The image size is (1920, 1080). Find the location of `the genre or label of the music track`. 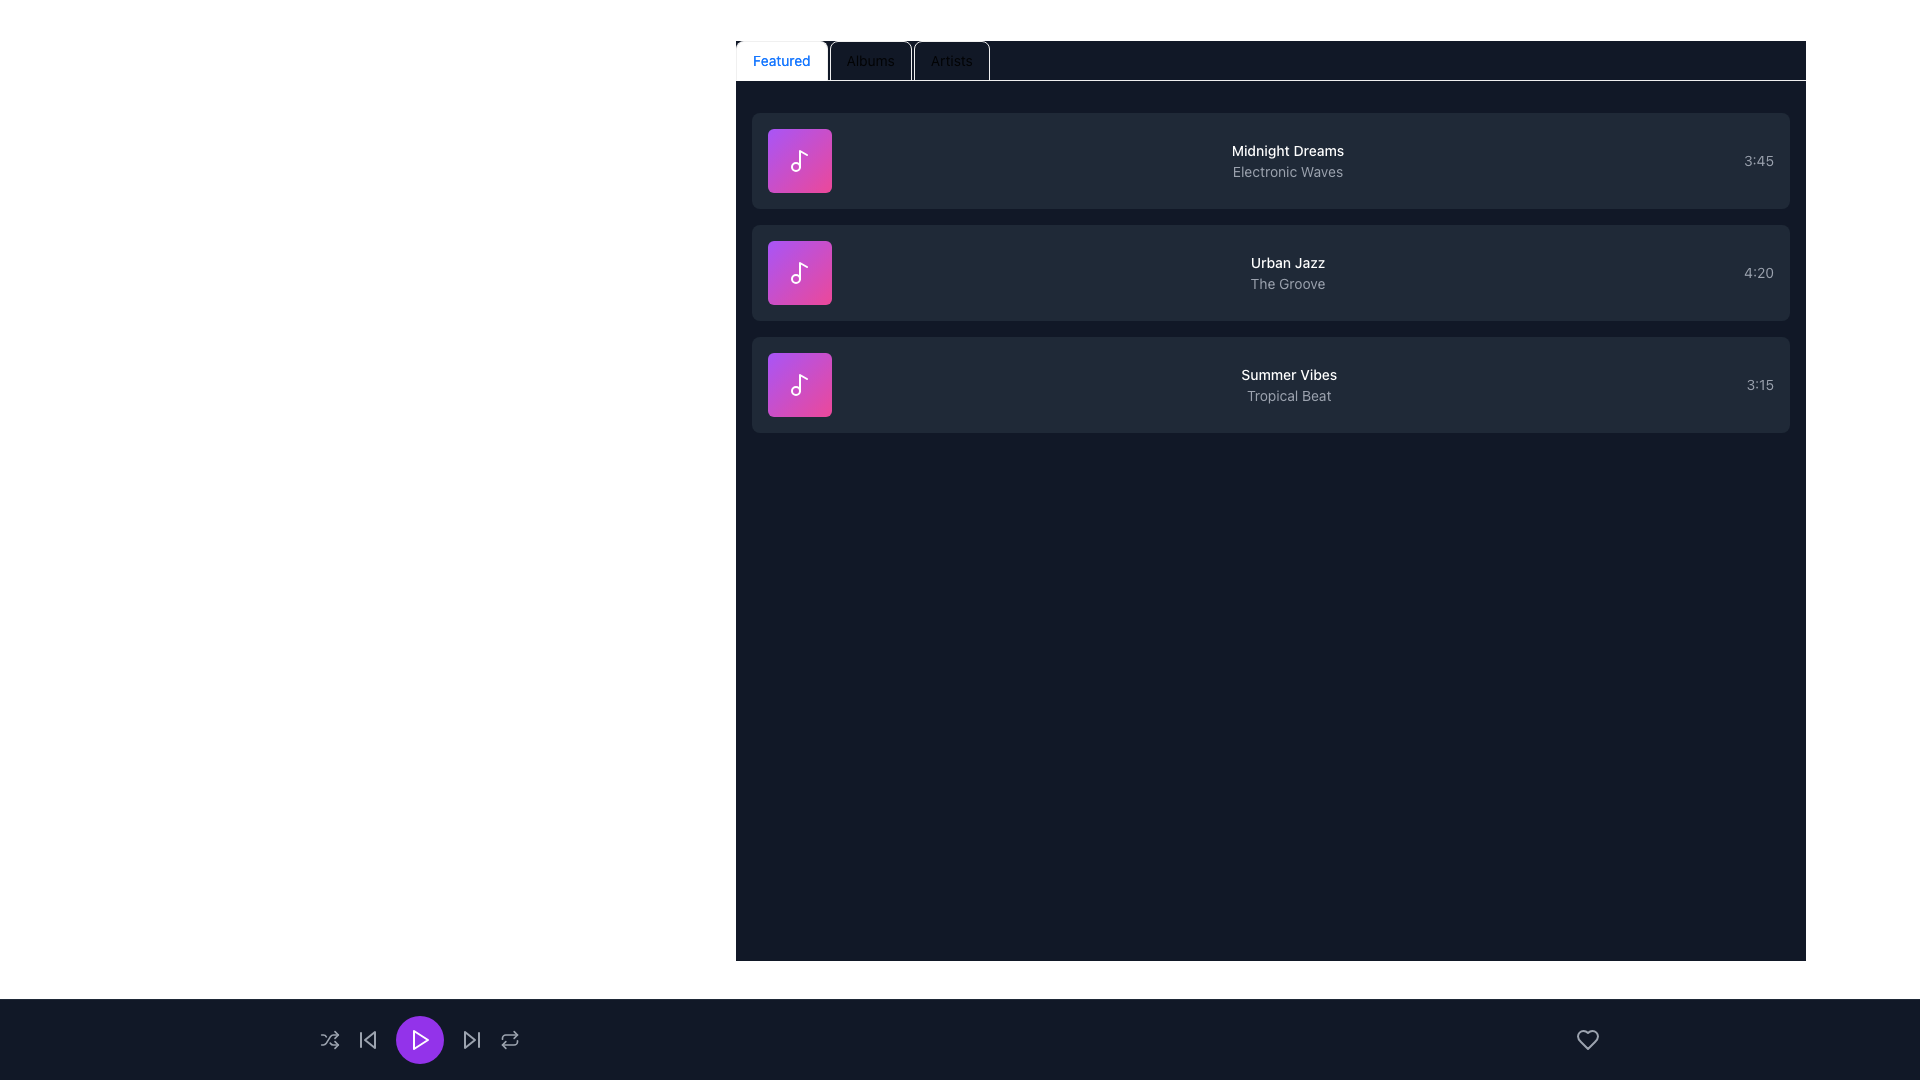

the genre or label of the music track is located at coordinates (1288, 284).